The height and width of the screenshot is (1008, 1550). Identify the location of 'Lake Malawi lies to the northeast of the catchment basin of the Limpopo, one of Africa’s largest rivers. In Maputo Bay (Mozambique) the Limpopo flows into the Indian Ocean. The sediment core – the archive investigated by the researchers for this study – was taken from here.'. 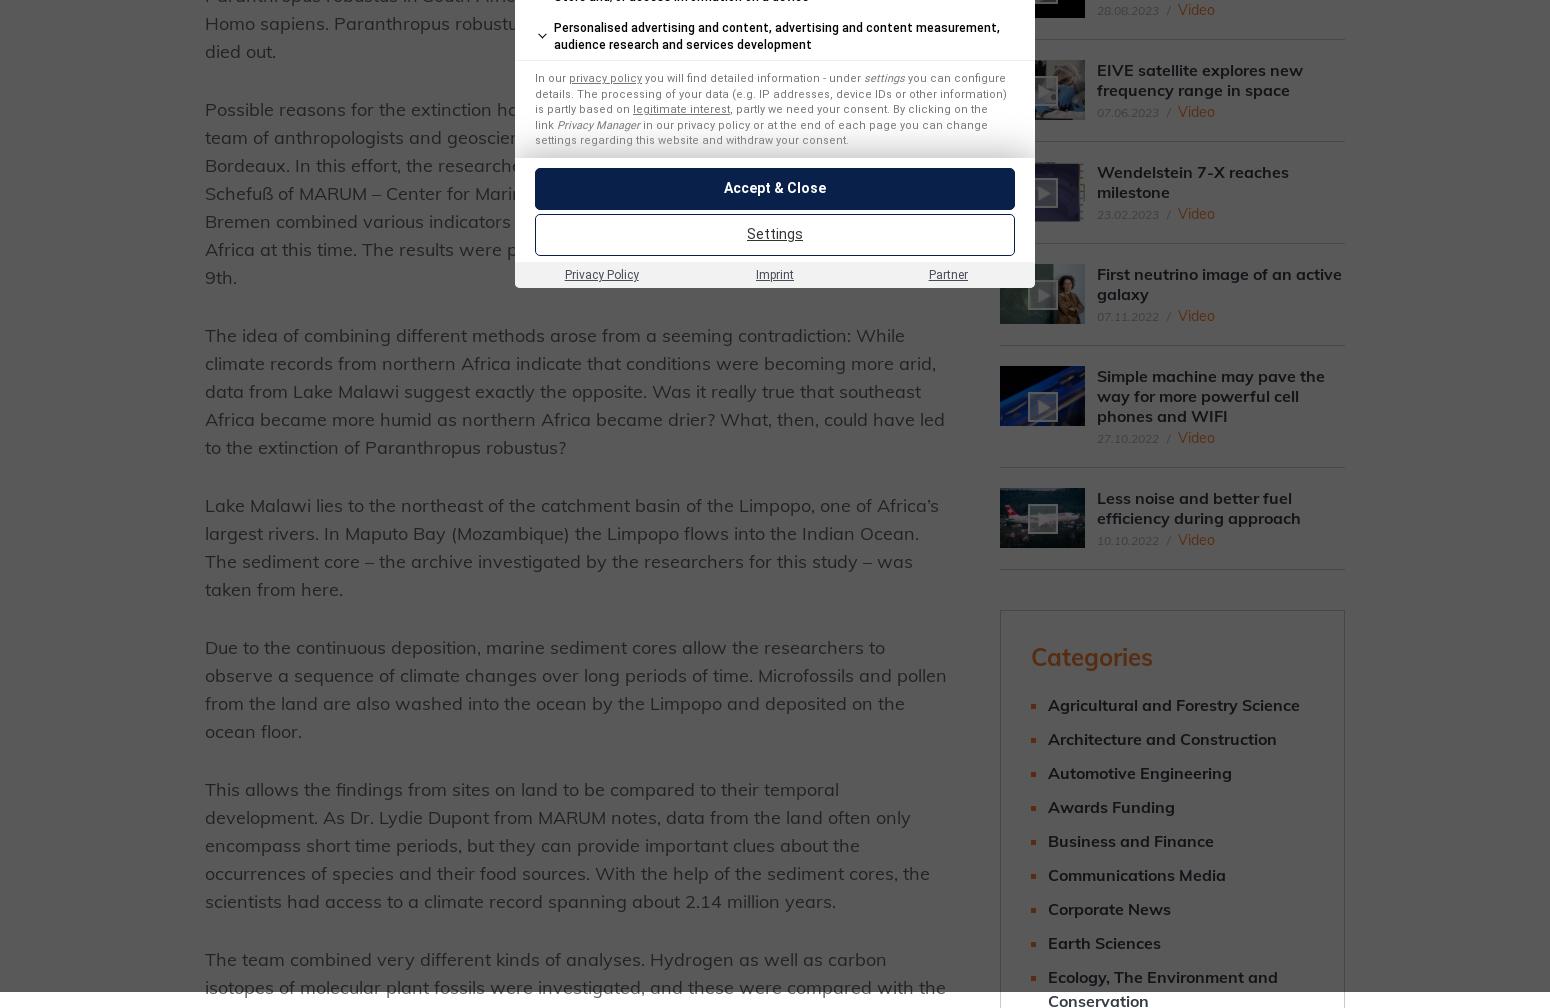
(571, 547).